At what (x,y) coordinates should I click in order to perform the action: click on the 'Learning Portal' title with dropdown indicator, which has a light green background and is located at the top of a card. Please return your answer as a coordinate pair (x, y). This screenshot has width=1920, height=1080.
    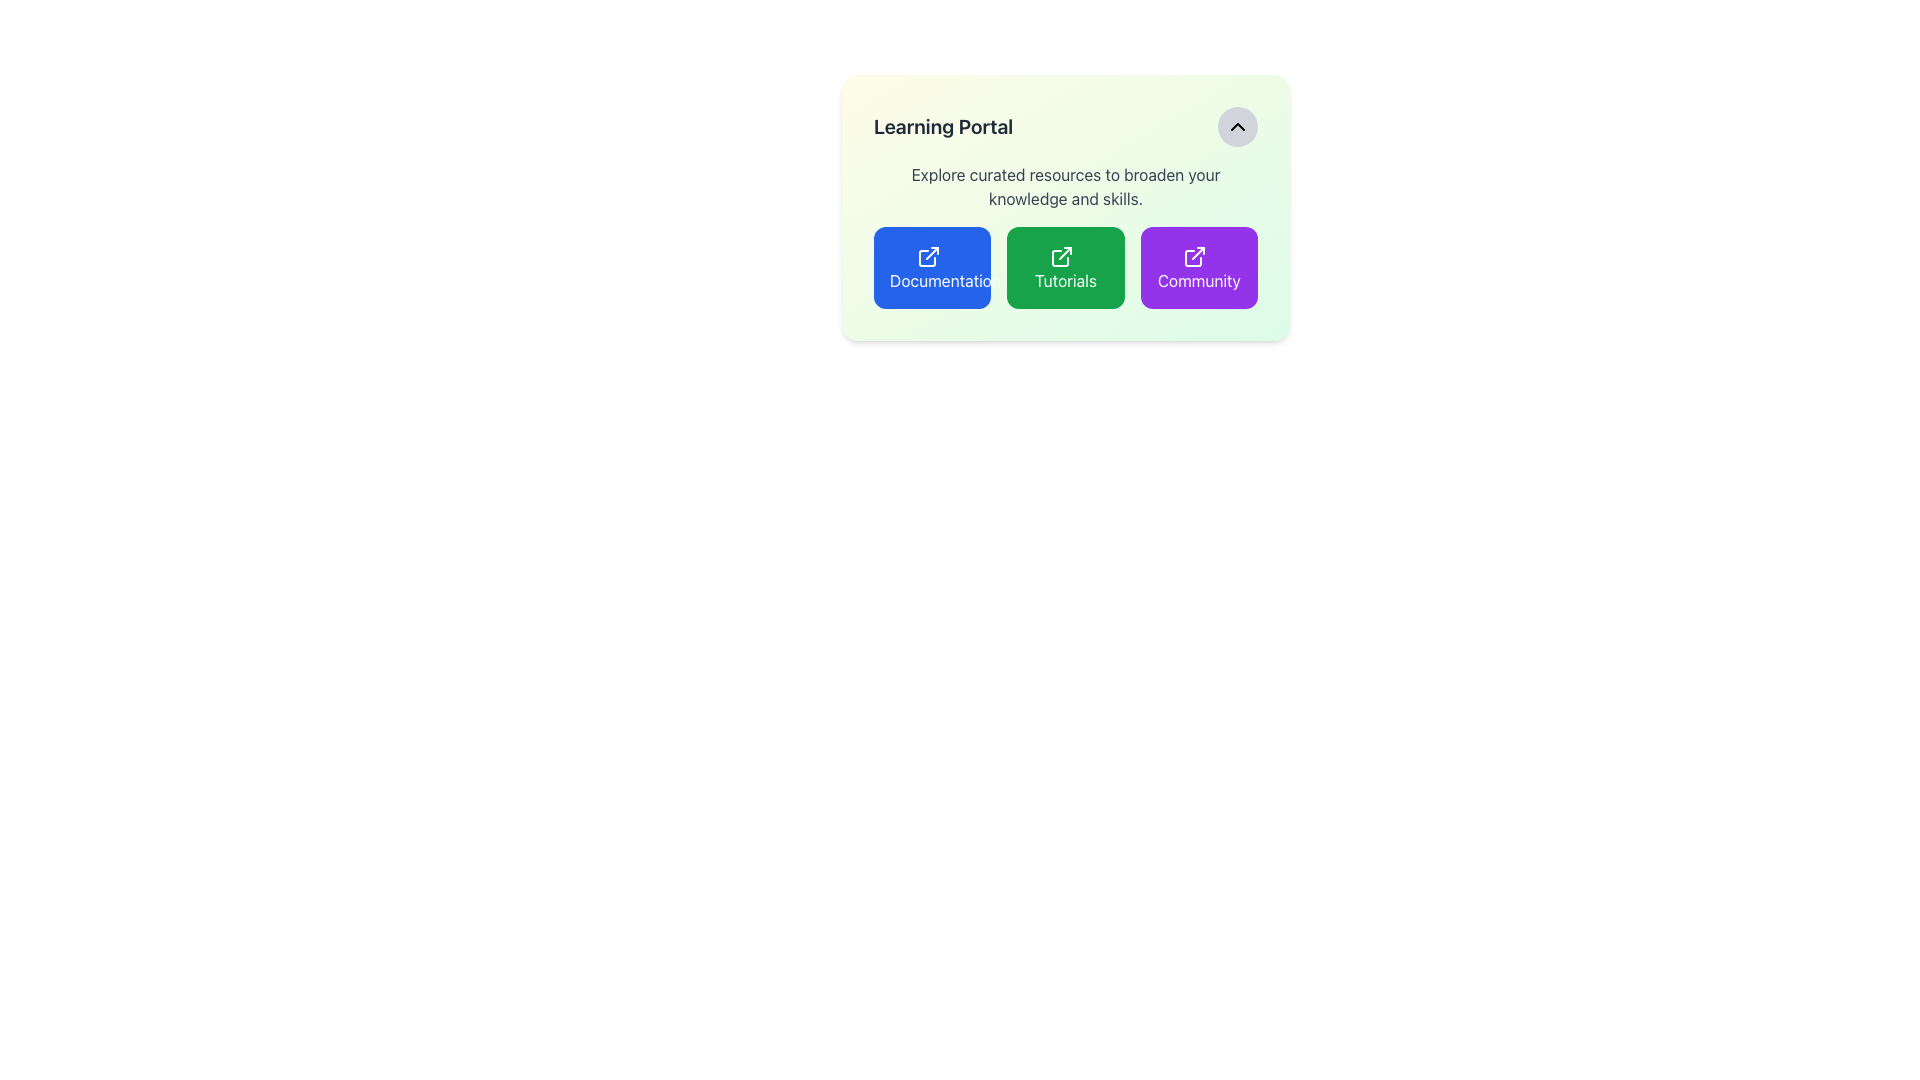
    Looking at the image, I should click on (1064, 127).